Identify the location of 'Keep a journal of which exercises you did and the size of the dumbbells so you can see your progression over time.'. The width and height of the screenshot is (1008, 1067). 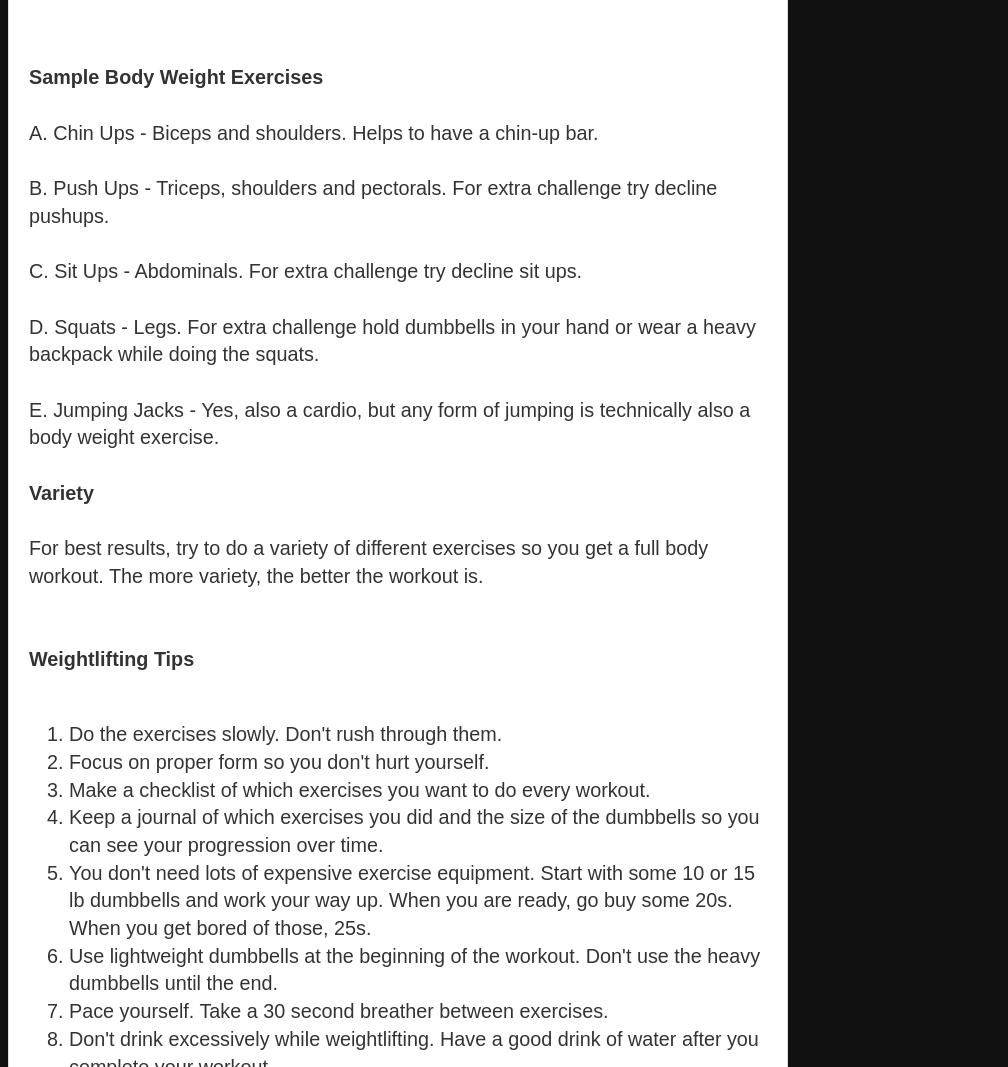
(413, 829).